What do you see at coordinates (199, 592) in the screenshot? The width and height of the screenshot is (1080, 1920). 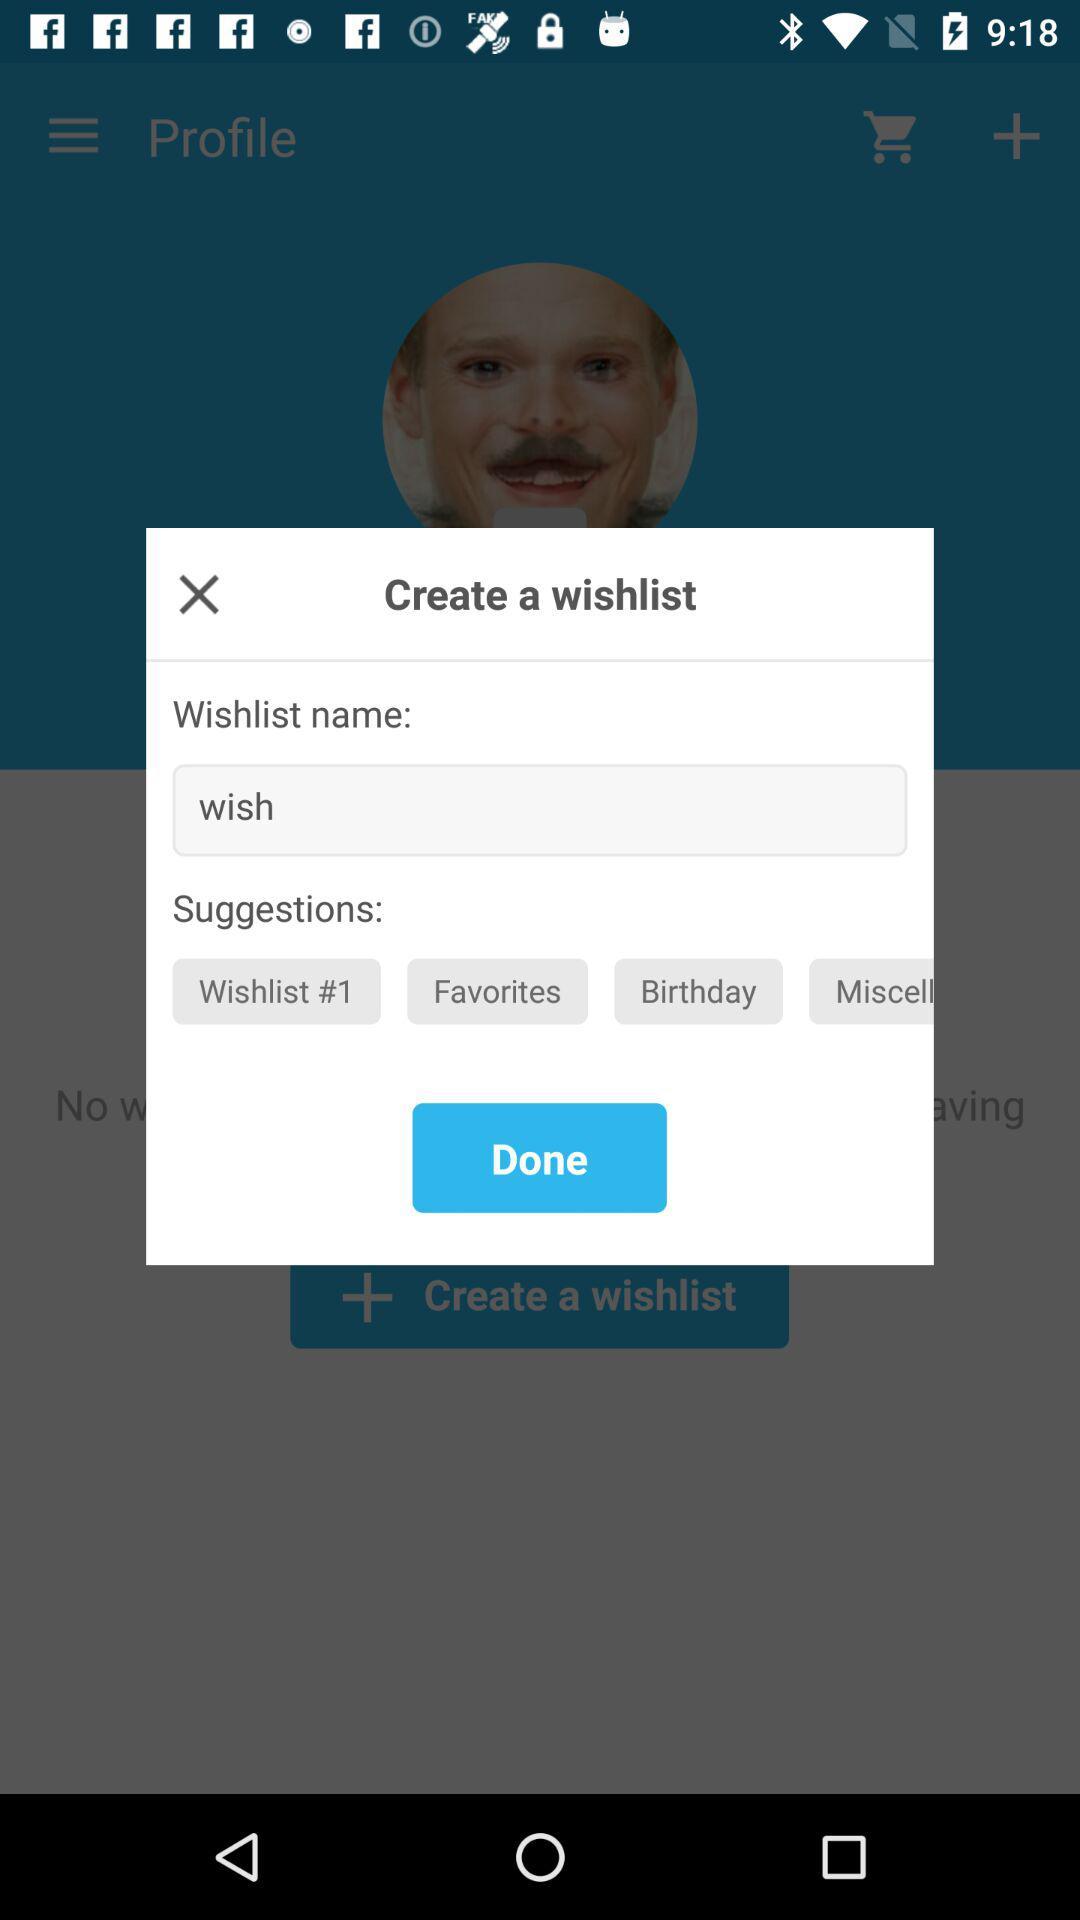 I see `create a wishlist` at bounding box center [199, 592].